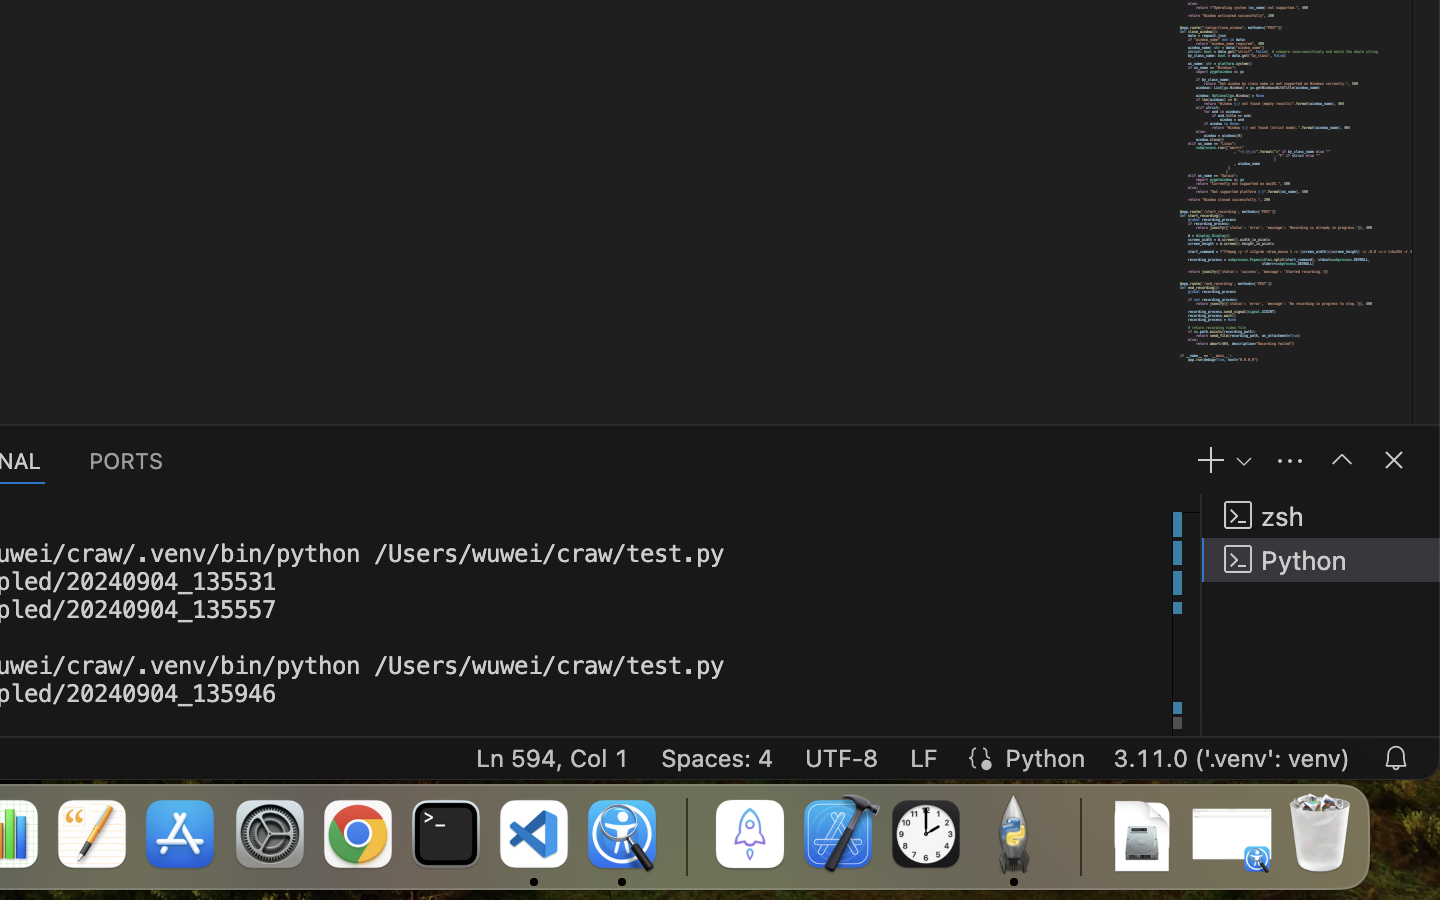 This screenshot has width=1440, height=900. Describe the element at coordinates (1320, 514) in the screenshot. I see `'zsh '` at that location.